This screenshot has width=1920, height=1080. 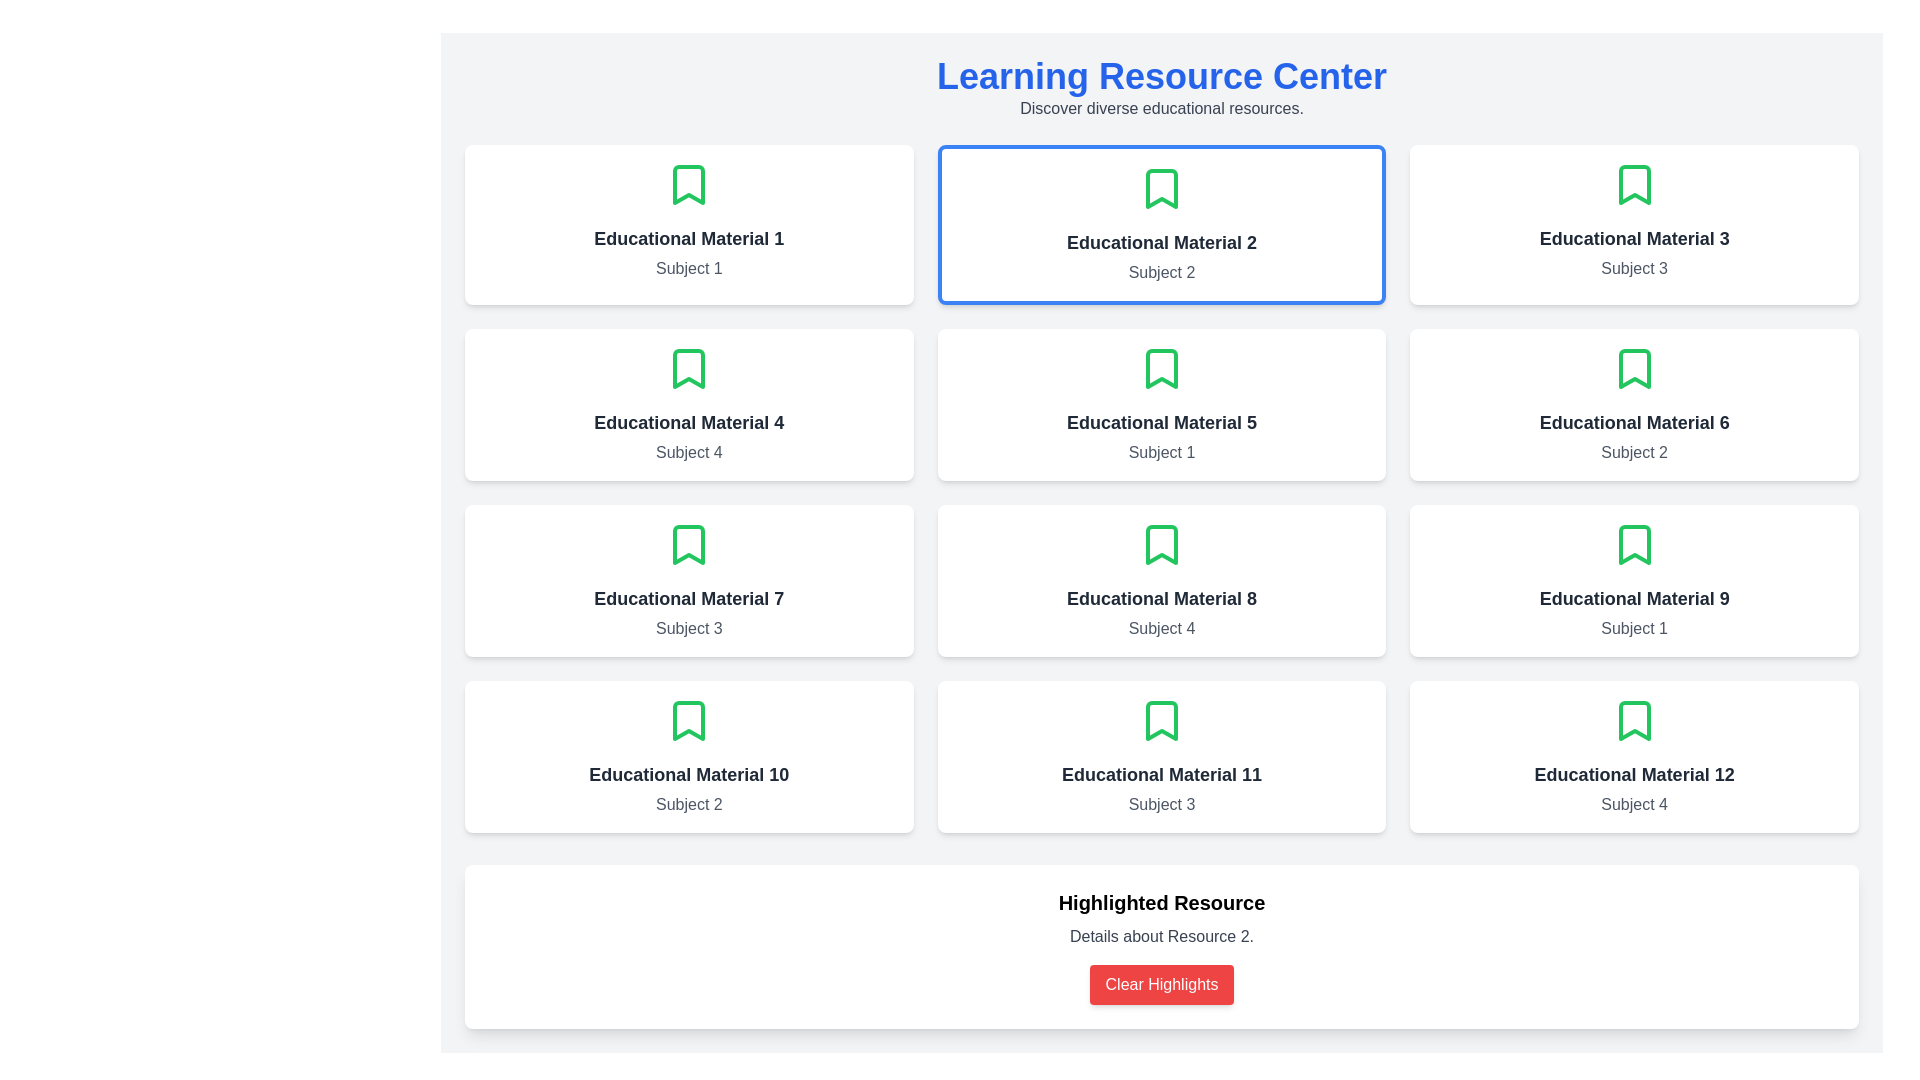 I want to click on the bookmark icon representing the ability to save 'Educational Material 6', located at the top-center of its card with the subtitle 'Subject 2', so click(x=1634, y=369).